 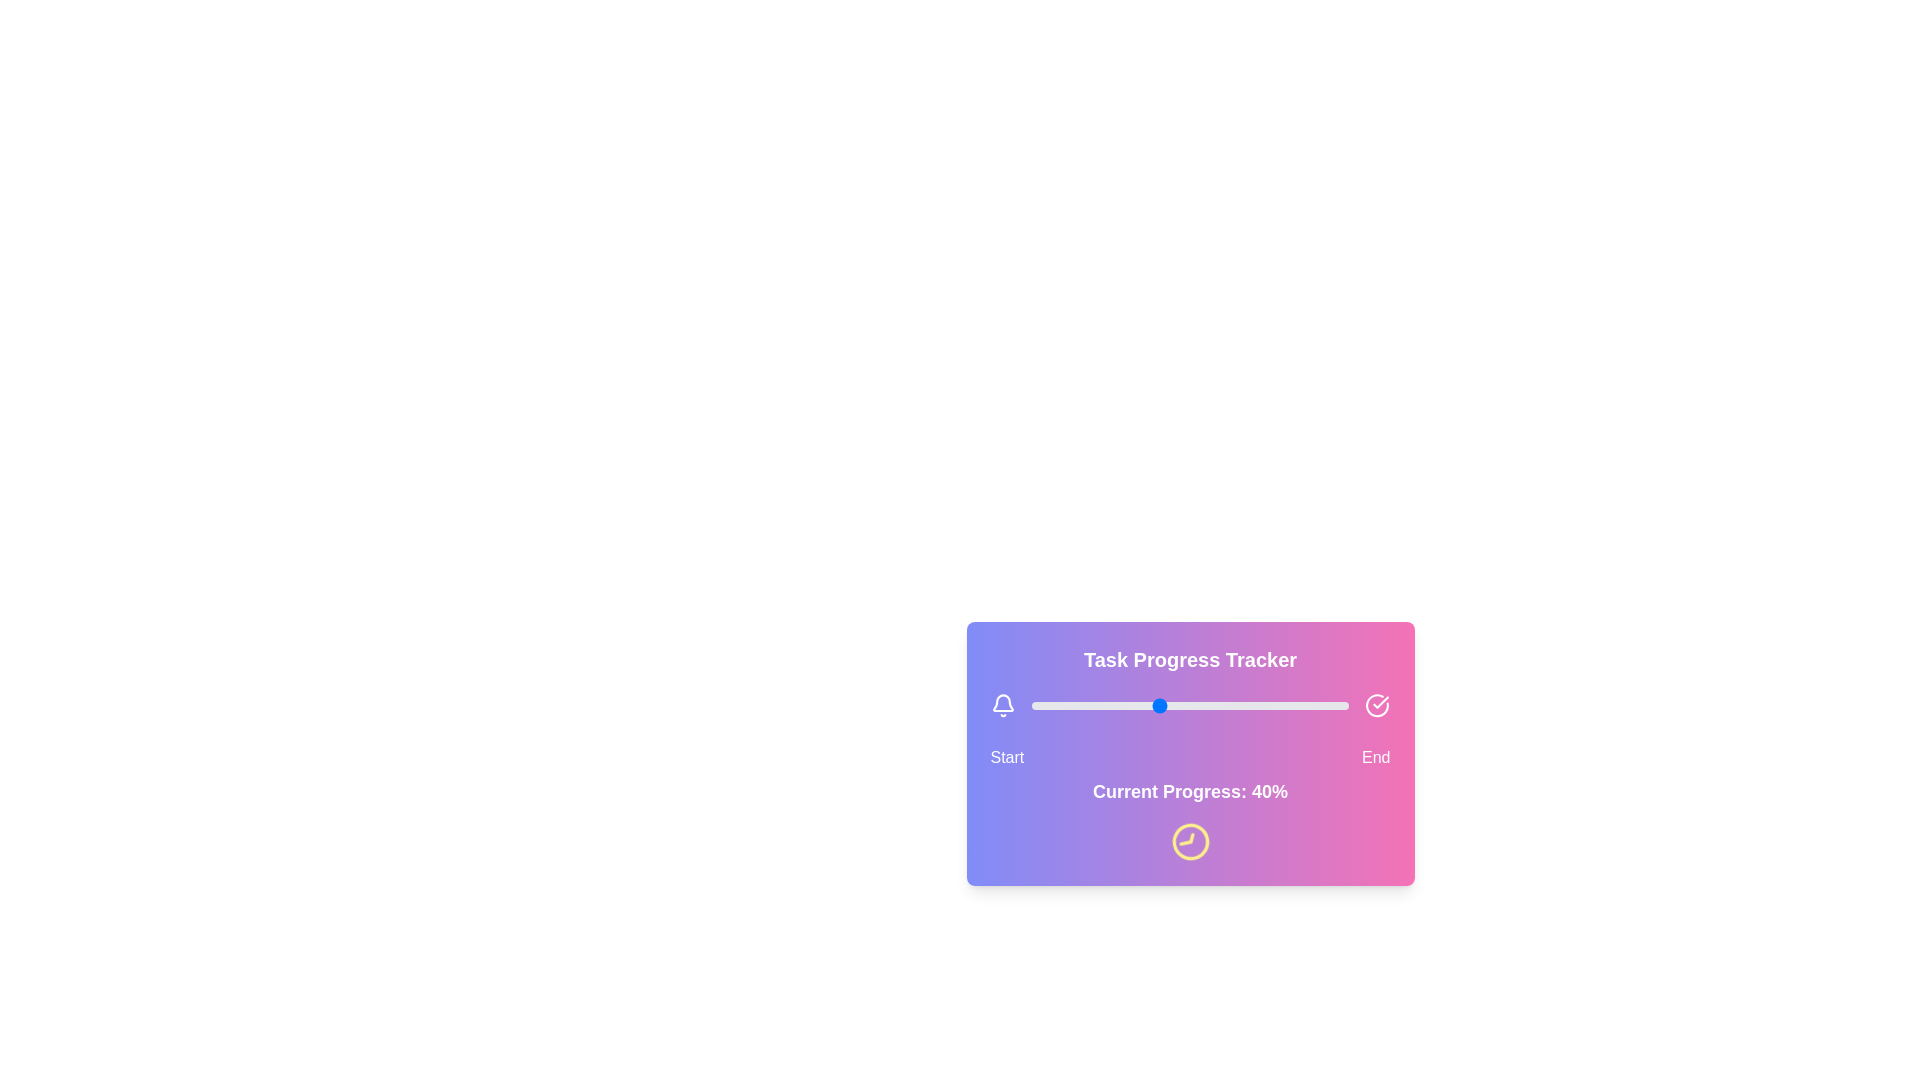 What do you see at coordinates (1040, 704) in the screenshot?
I see `the progress slider to 3%` at bounding box center [1040, 704].